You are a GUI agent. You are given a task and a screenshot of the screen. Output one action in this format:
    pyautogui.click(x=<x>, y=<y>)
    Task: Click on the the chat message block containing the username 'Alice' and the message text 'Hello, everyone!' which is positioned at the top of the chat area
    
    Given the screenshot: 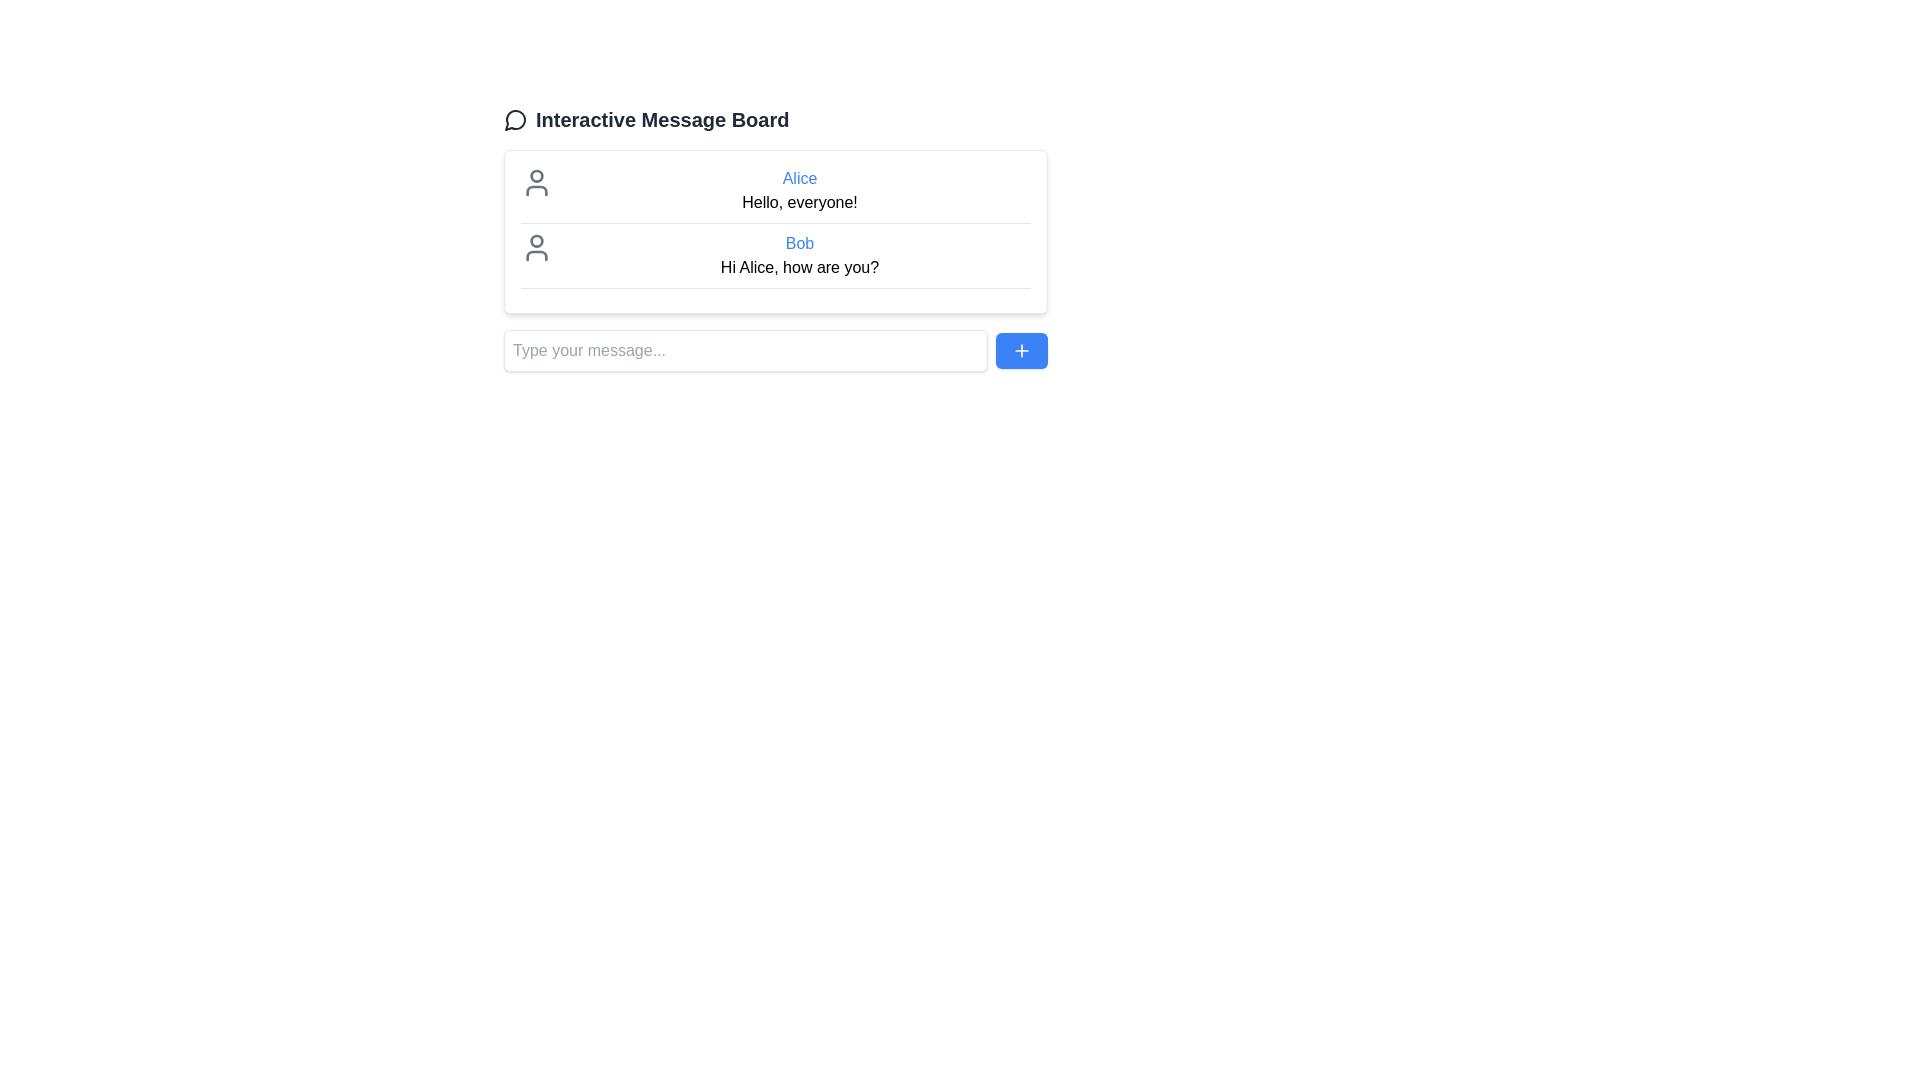 What is the action you would take?
    pyautogui.click(x=775, y=195)
    